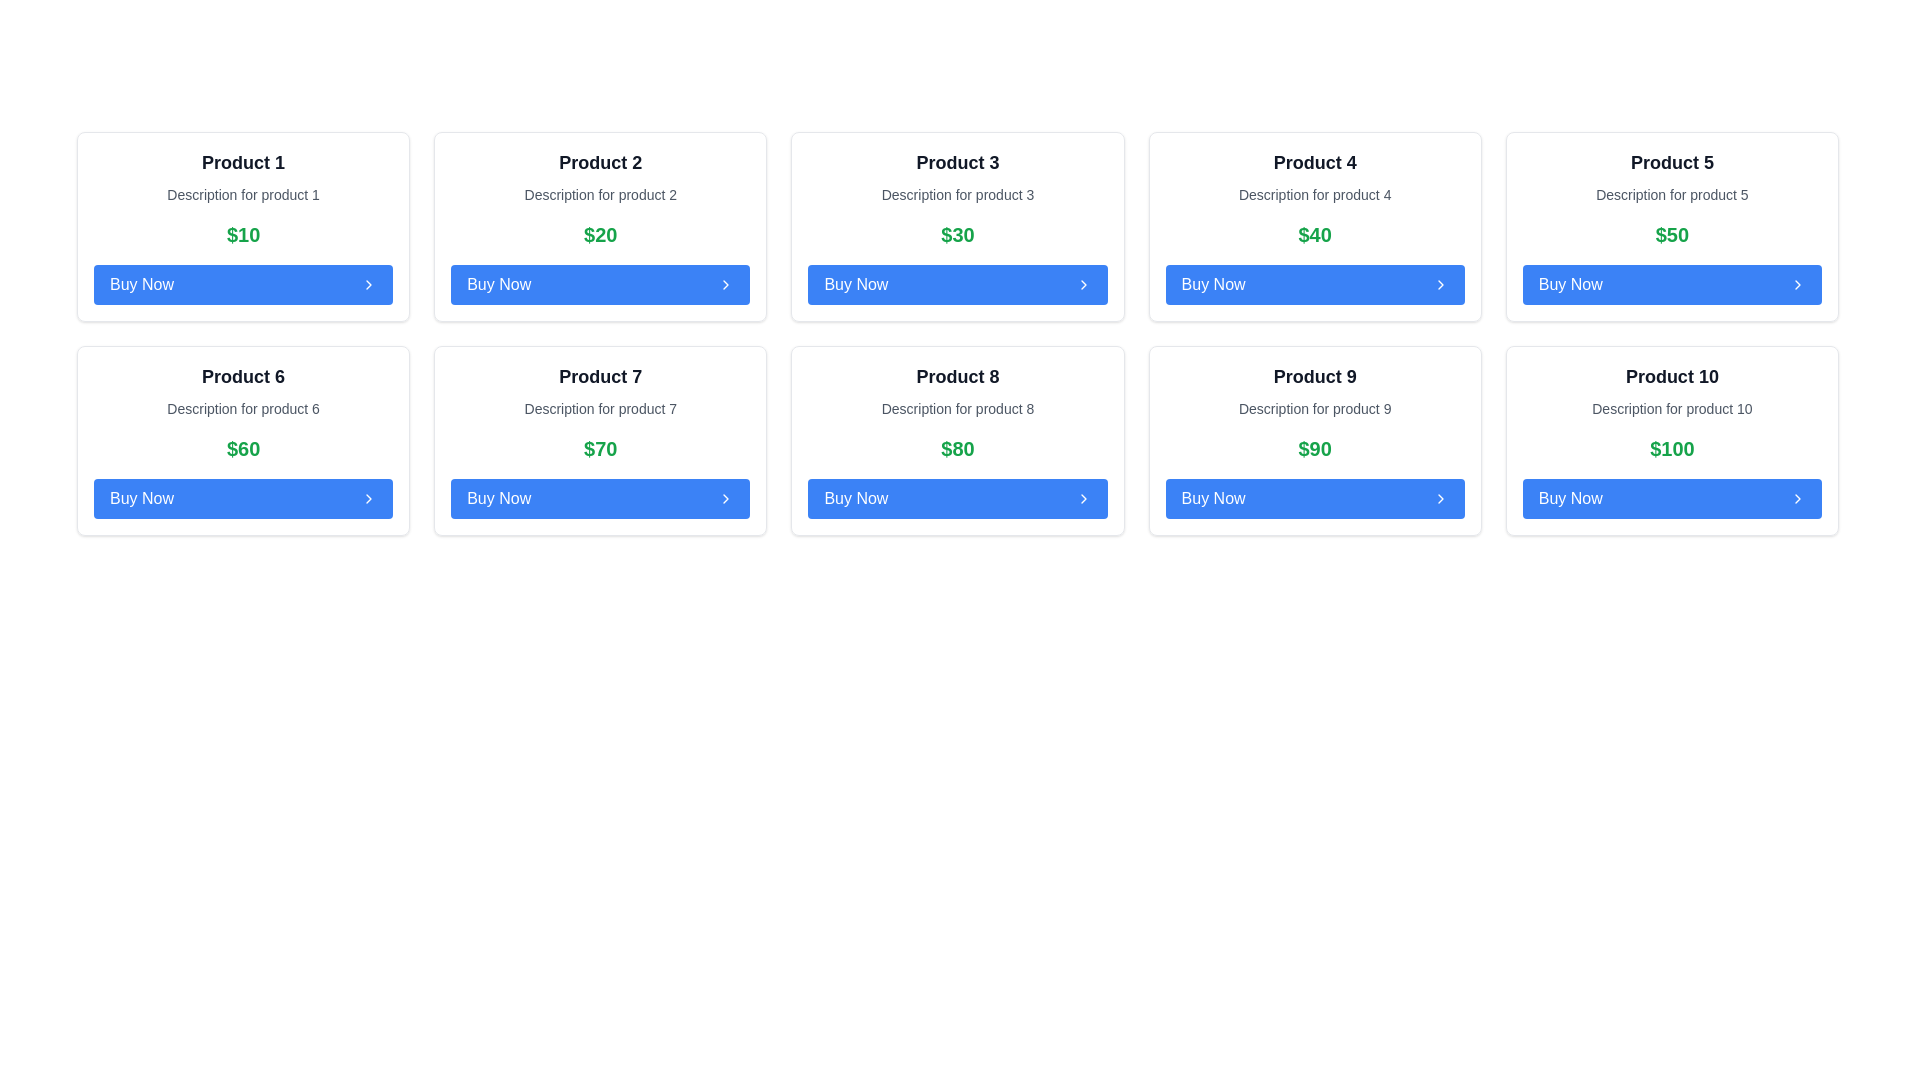 The height and width of the screenshot is (1080, 1920). Describe the element at coordinates (1082, 497) in the screenshot. I see `the rightward-pointing chevron icon embedded in the 'Buy Now' button located at the bottom of the 'Product 8' card` at that location.